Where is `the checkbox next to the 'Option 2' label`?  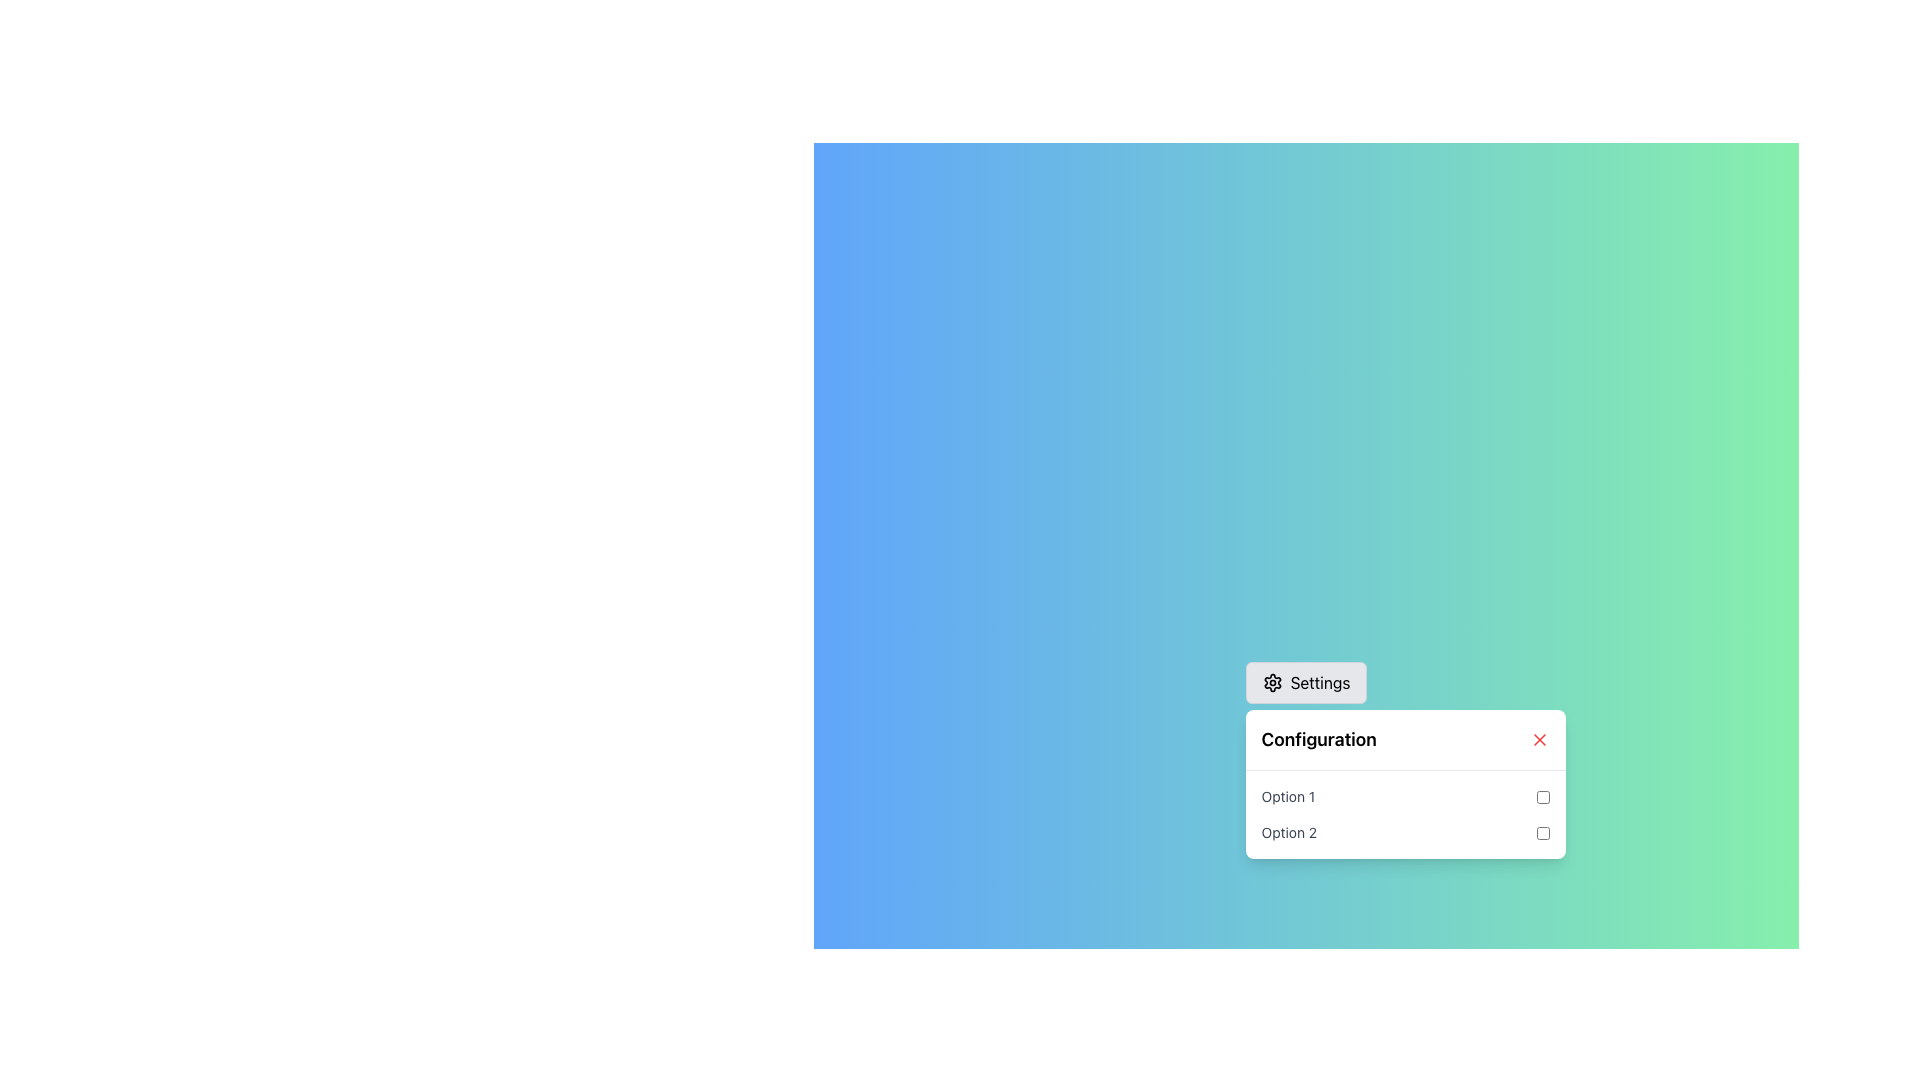
the checkbox next to the 'Option 2' label is located at coordinates (1542, 833).